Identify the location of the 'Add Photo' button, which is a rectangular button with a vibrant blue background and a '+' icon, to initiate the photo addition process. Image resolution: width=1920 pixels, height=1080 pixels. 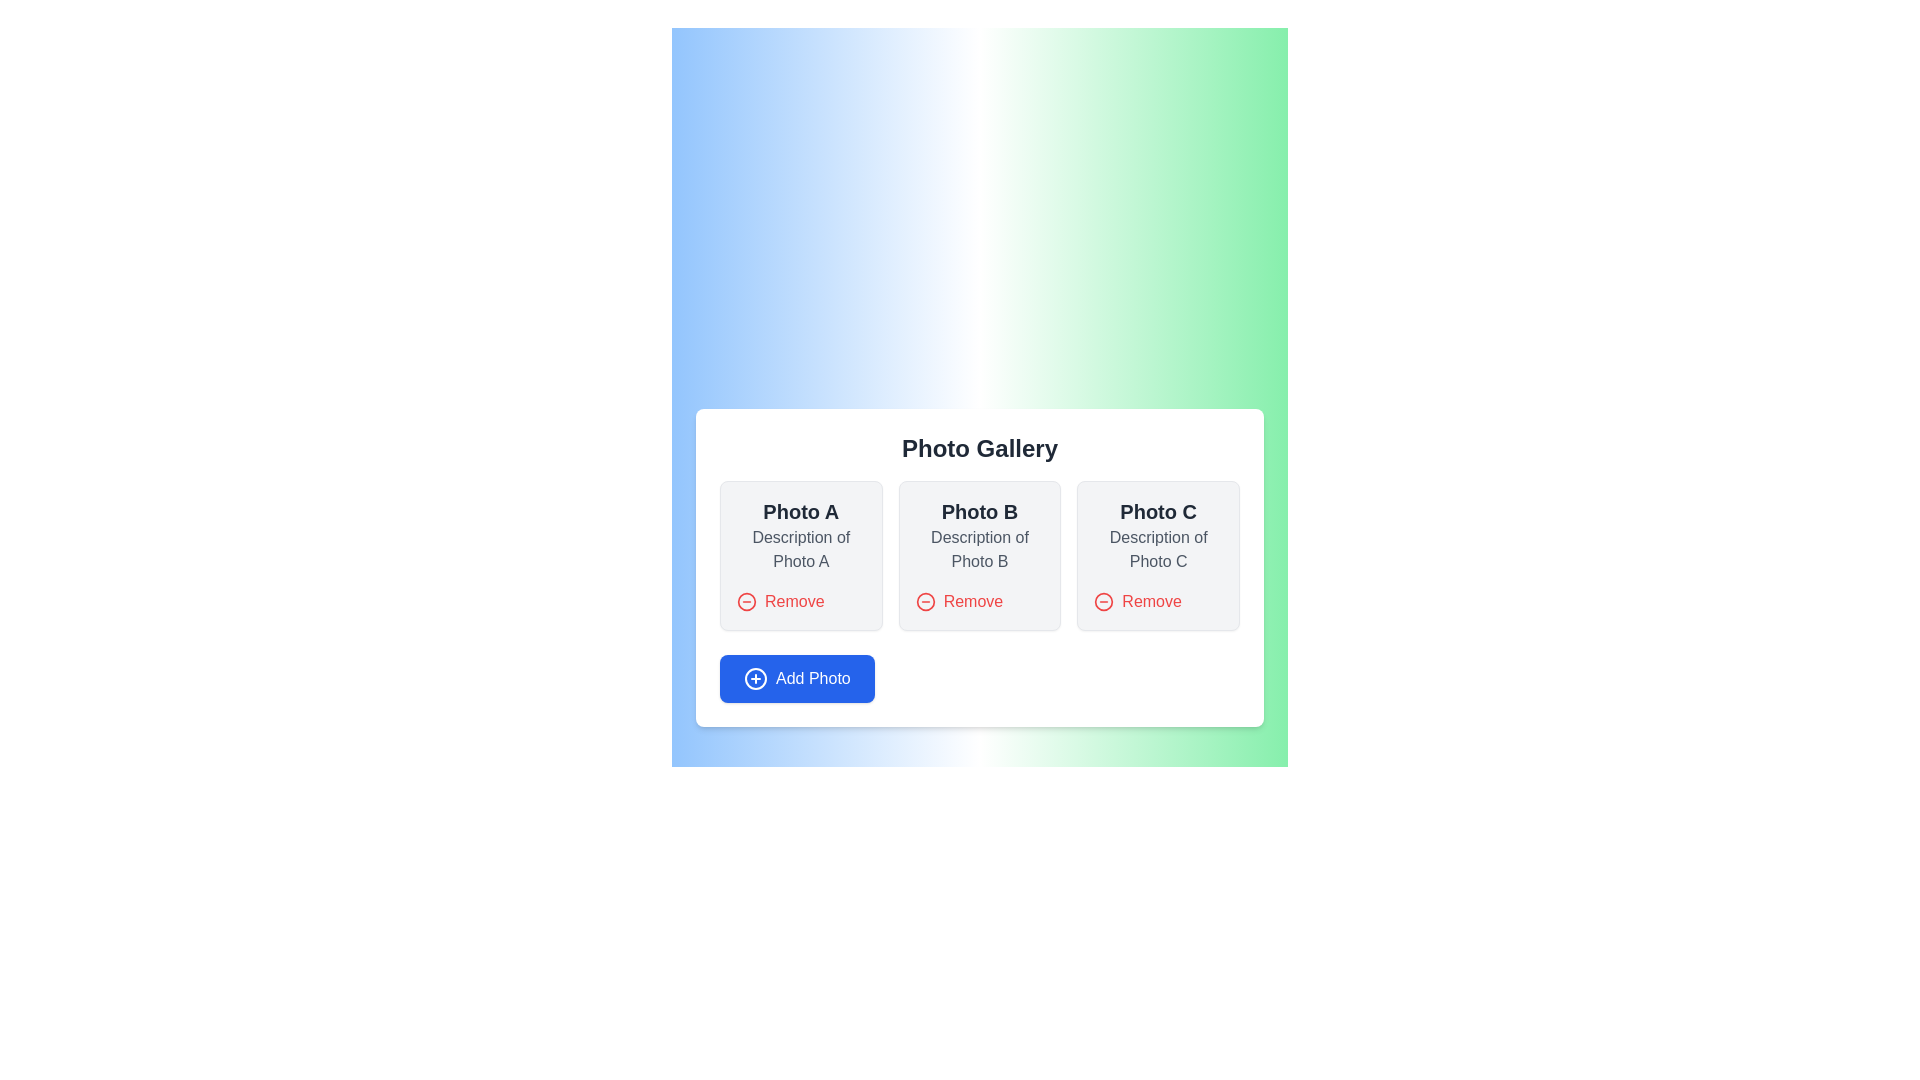
(796, 677).